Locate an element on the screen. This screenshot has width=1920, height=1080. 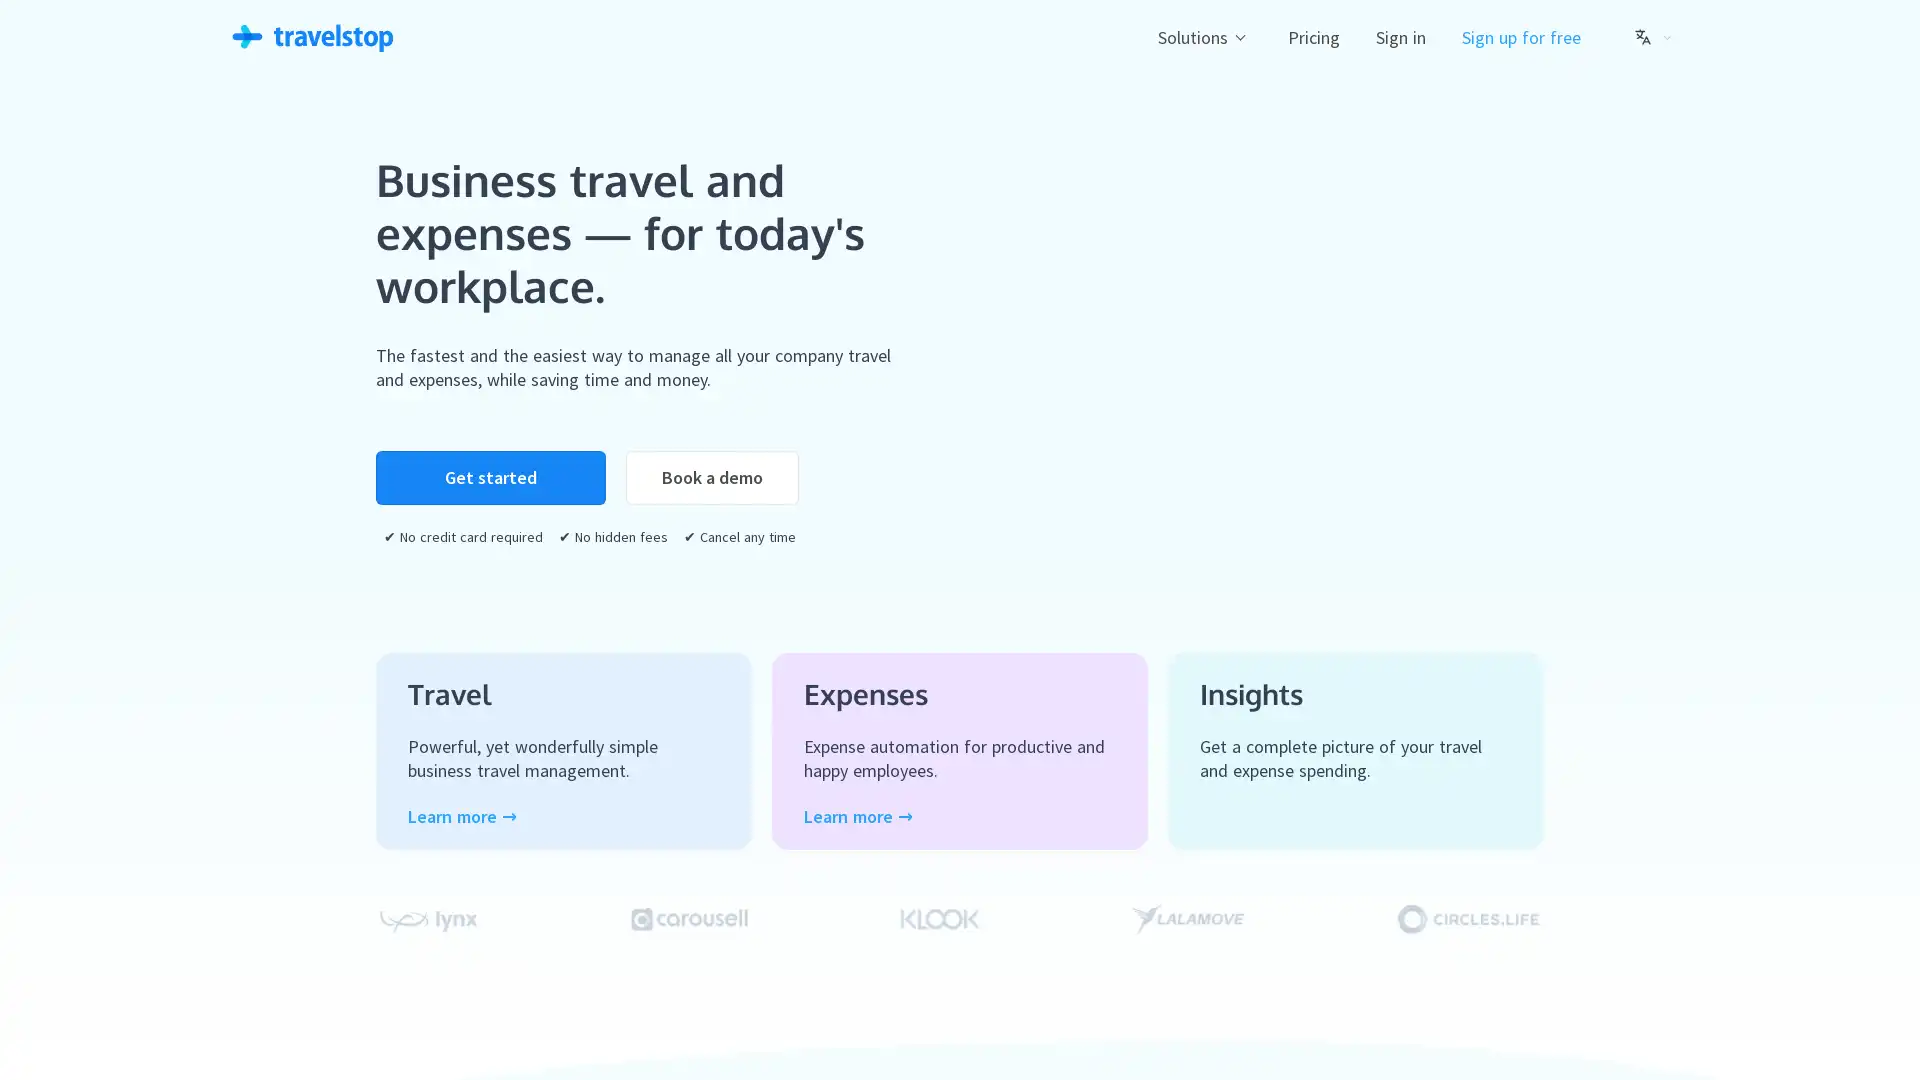
Book a demo is located at coordinates (712, 478).